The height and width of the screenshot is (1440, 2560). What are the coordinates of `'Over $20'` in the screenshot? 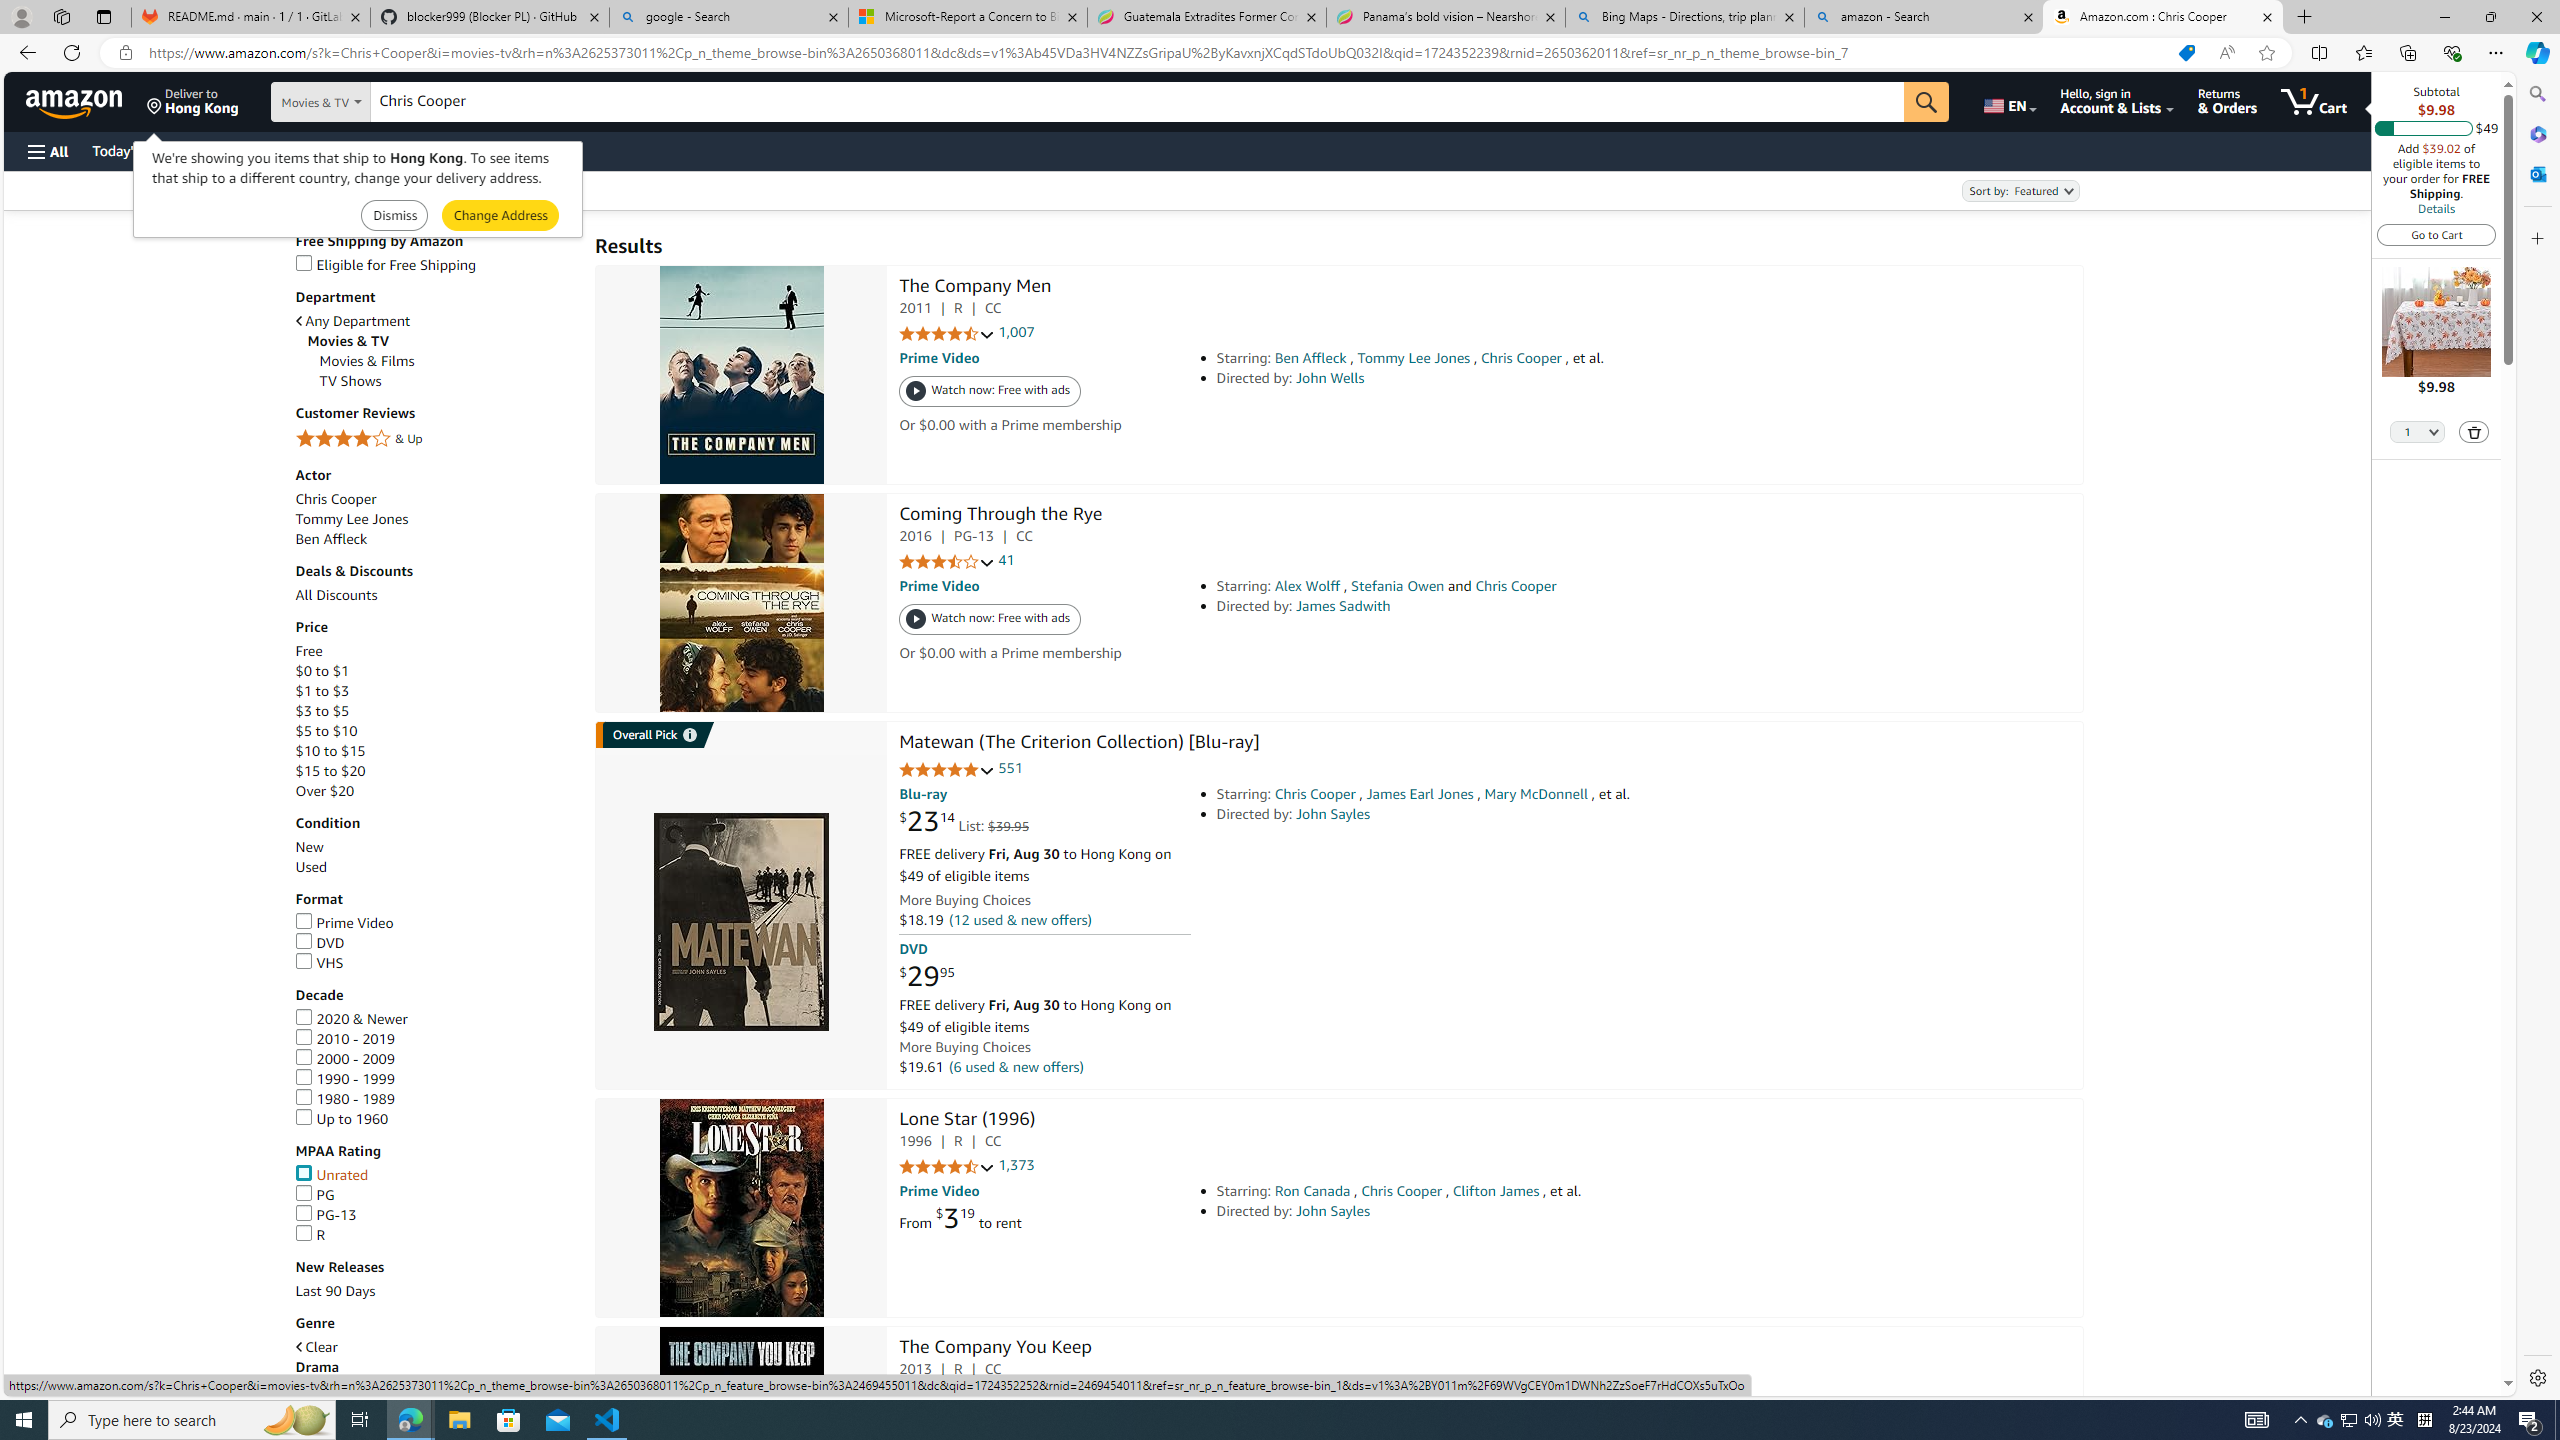 It's located at (325, 790).